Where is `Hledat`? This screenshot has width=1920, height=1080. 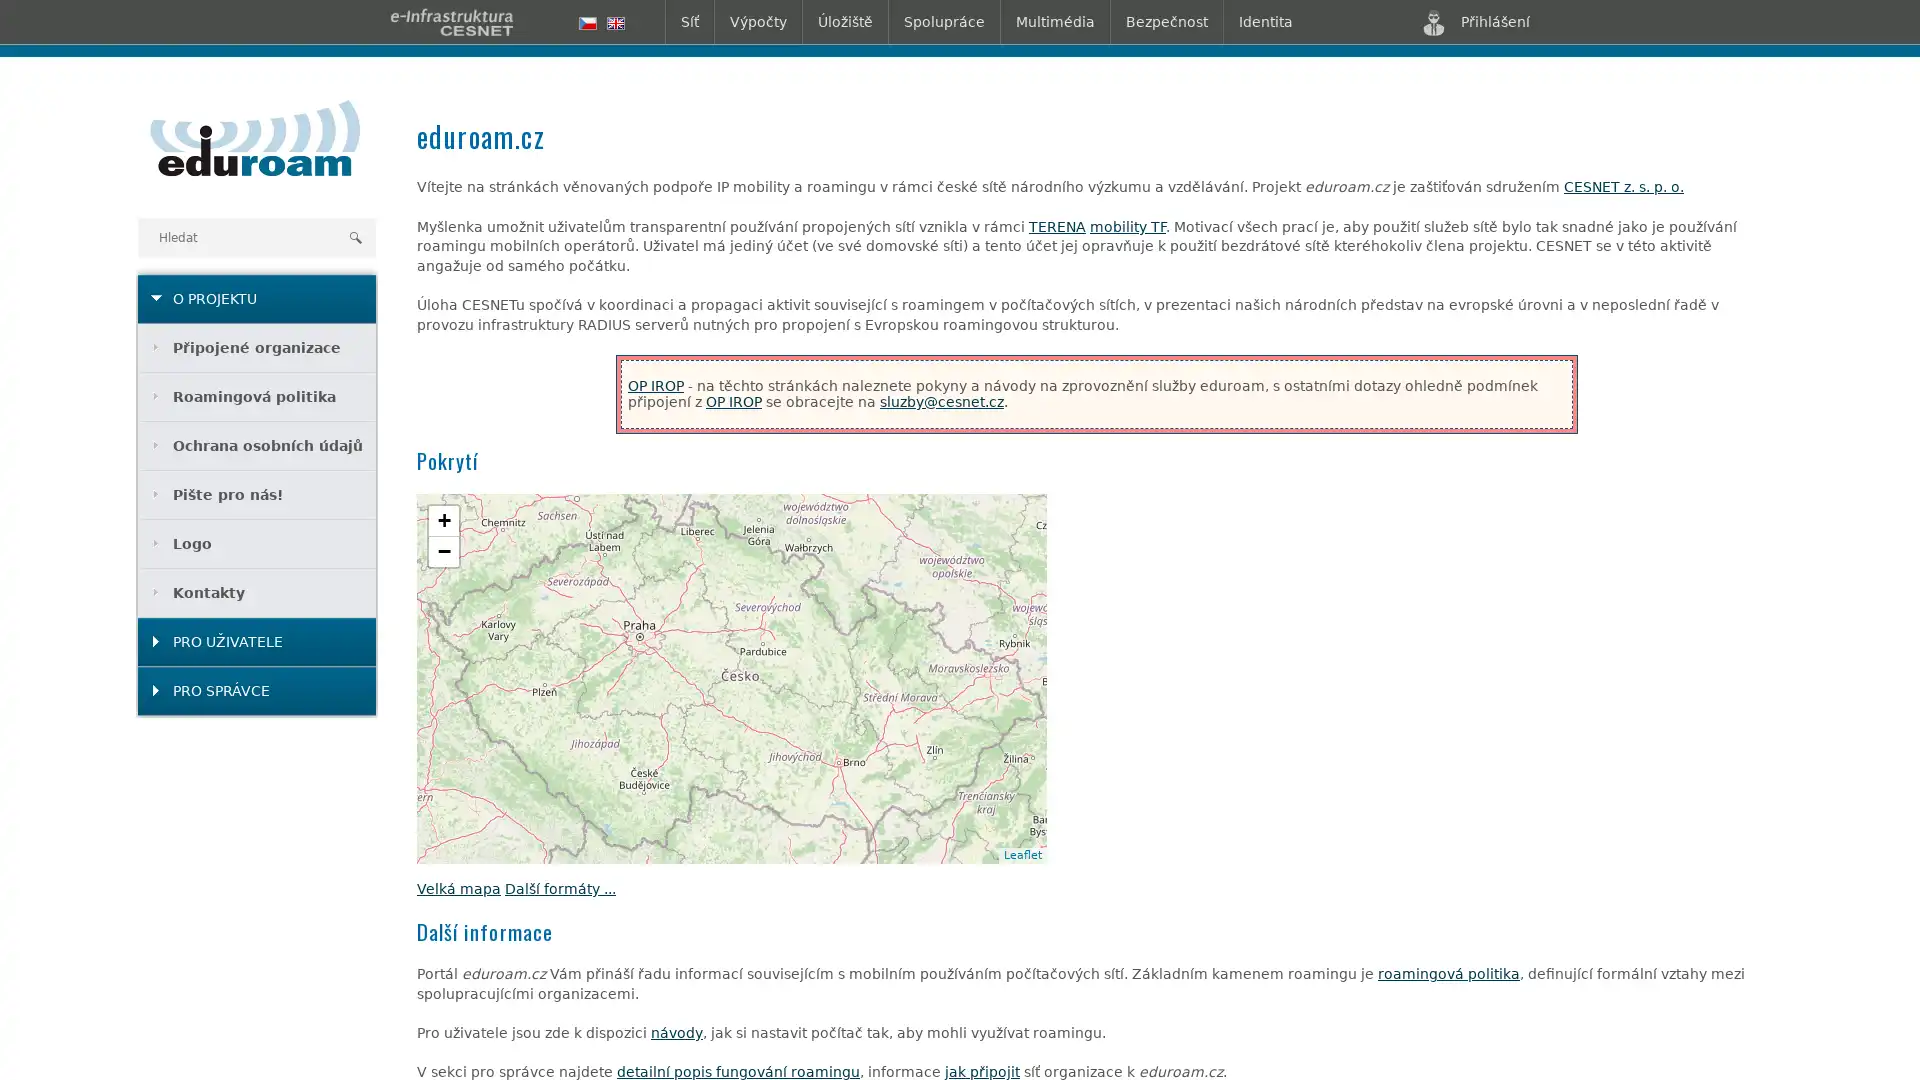 Hledat is located at coordinates (355, 235).